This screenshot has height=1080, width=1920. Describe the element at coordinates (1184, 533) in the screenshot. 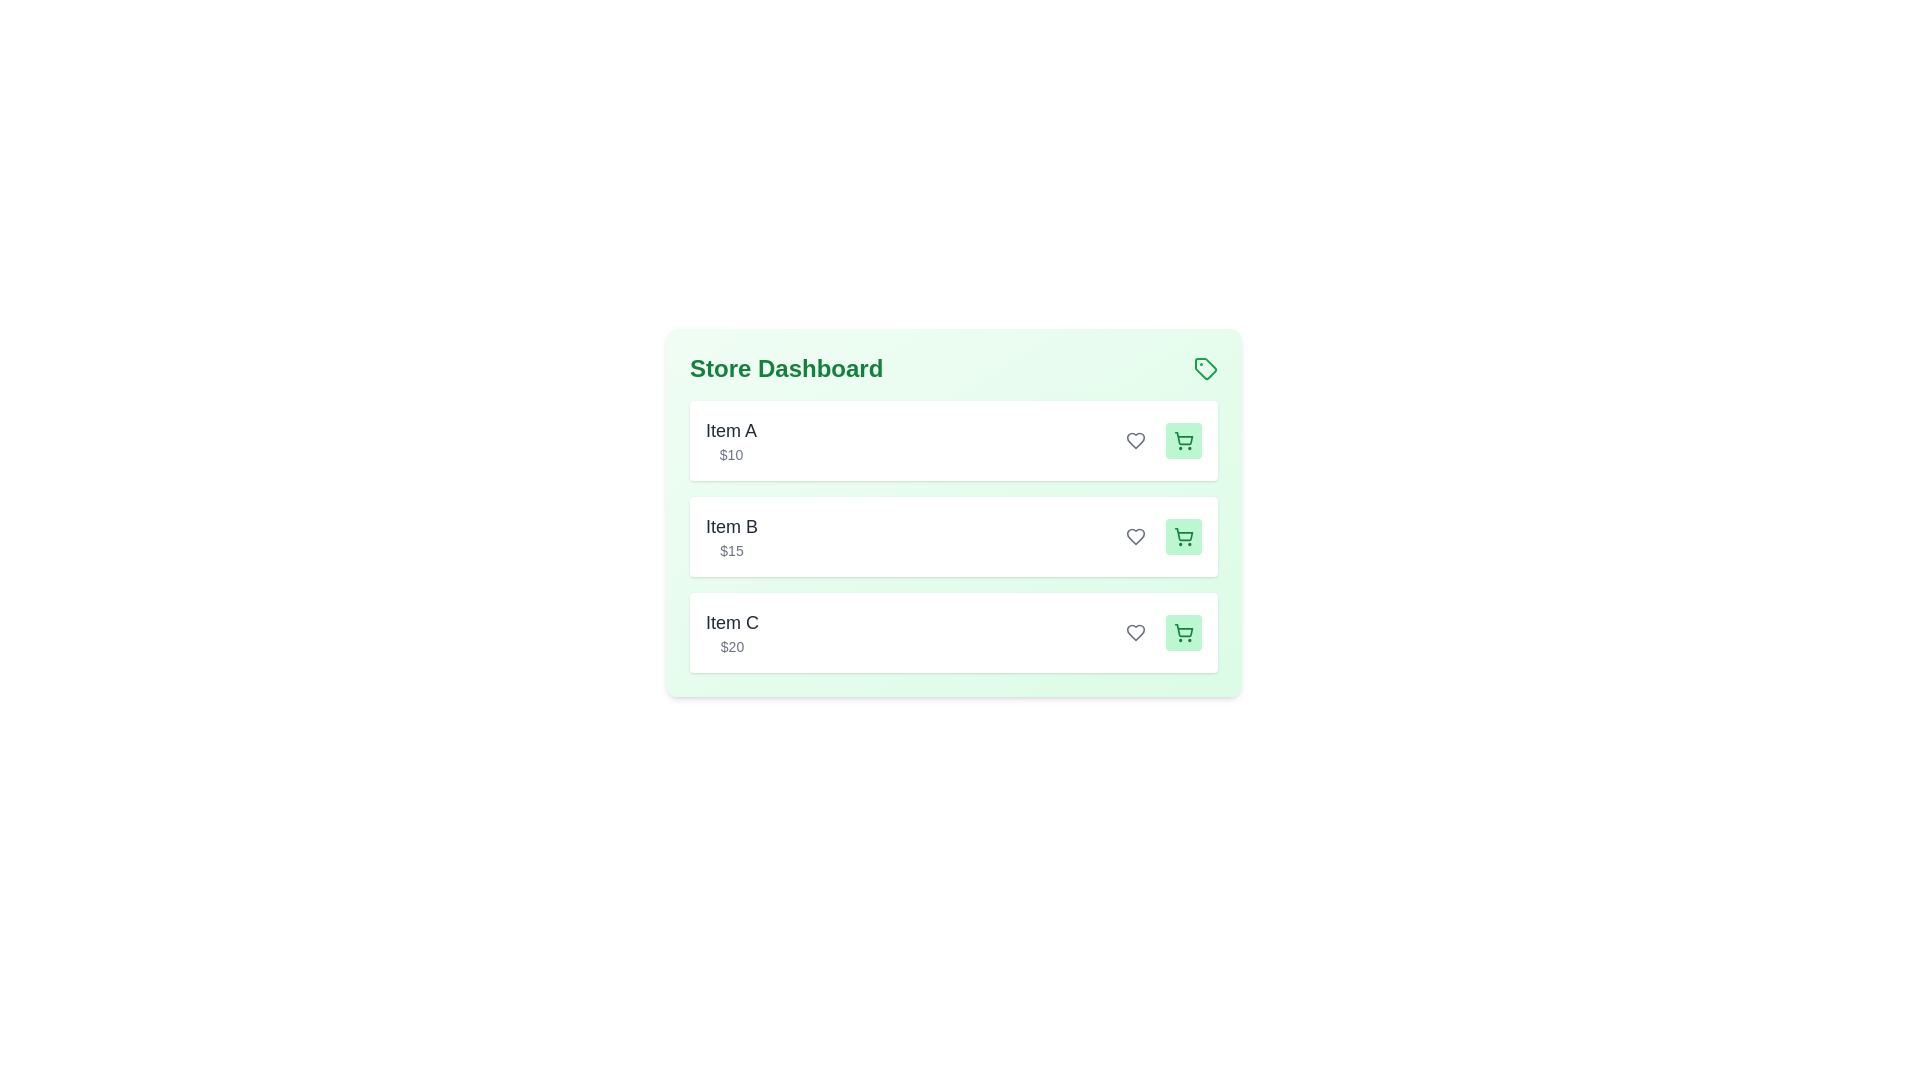

I see `the shopping cart icon located at the far-right end of the second item entry` at that location.